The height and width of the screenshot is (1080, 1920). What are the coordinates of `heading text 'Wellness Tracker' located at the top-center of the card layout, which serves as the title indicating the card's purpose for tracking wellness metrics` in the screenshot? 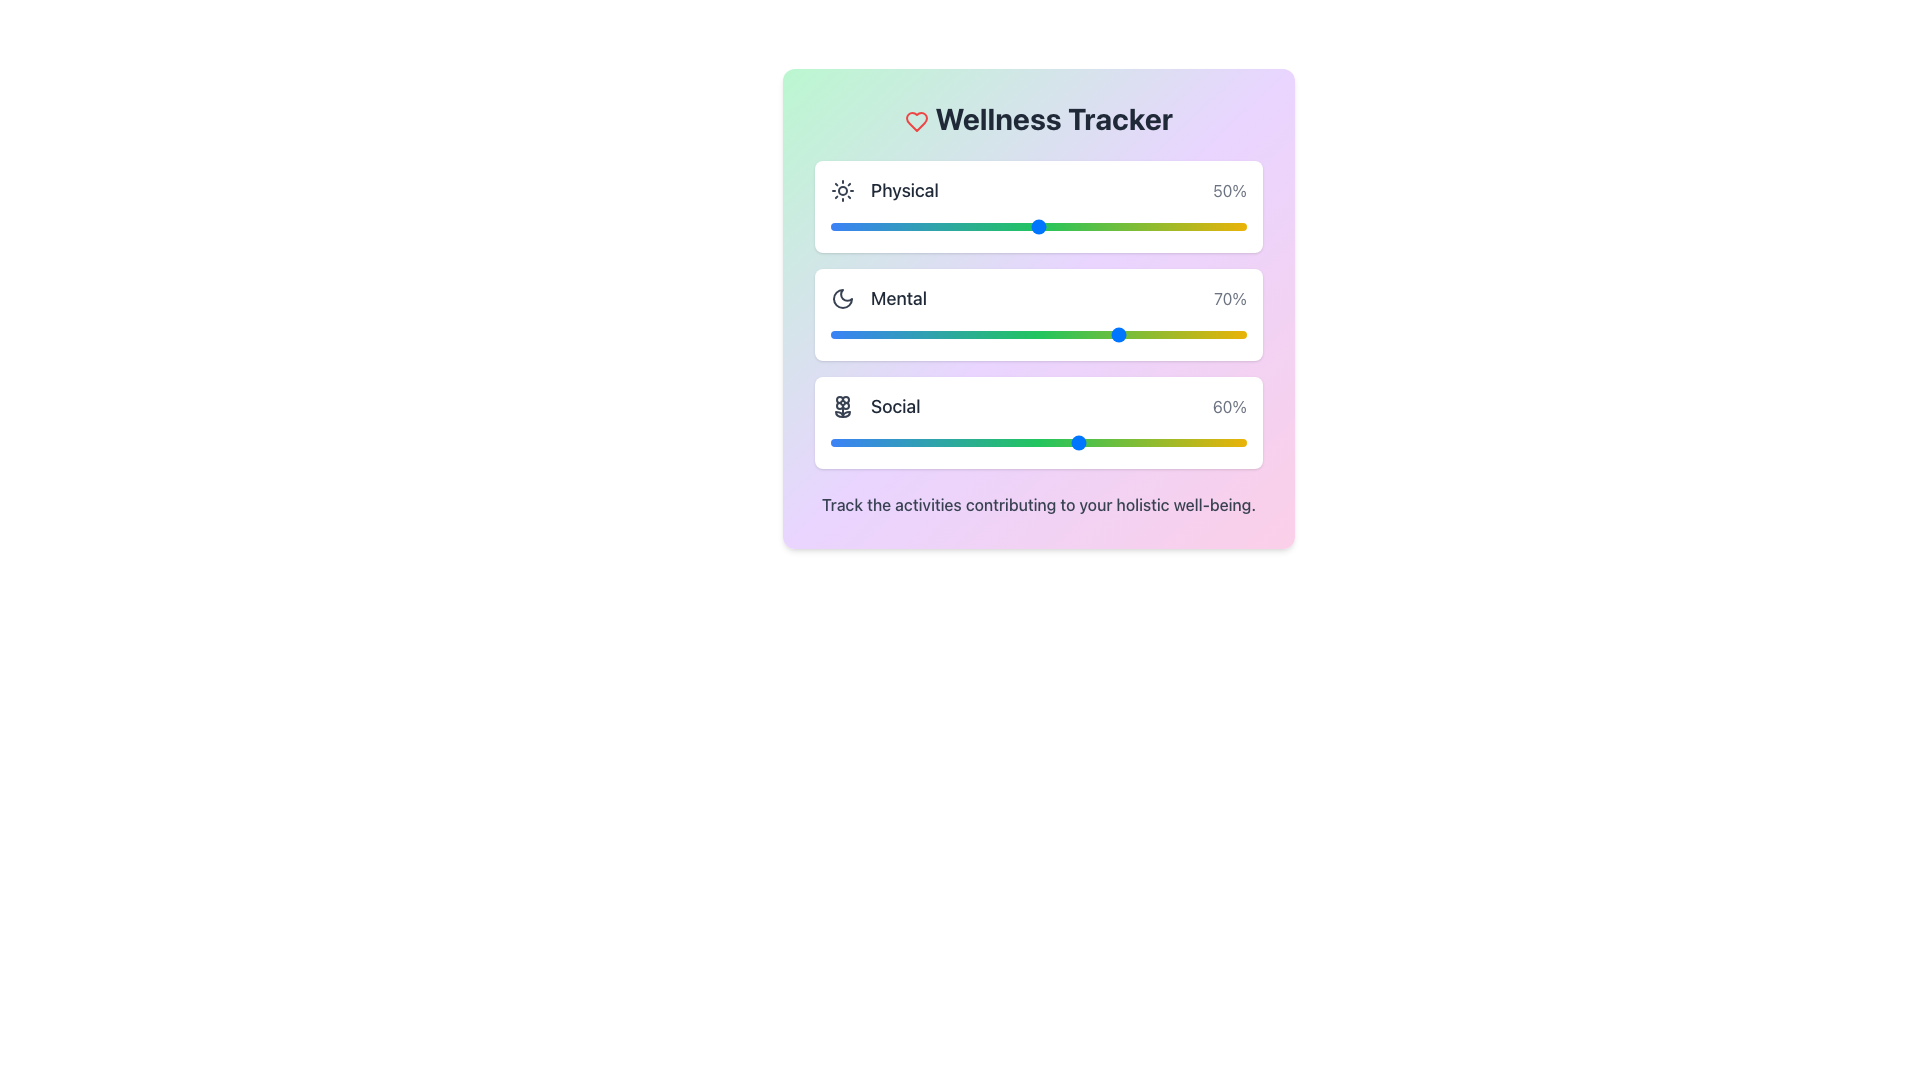 It's located at (1038, 119).